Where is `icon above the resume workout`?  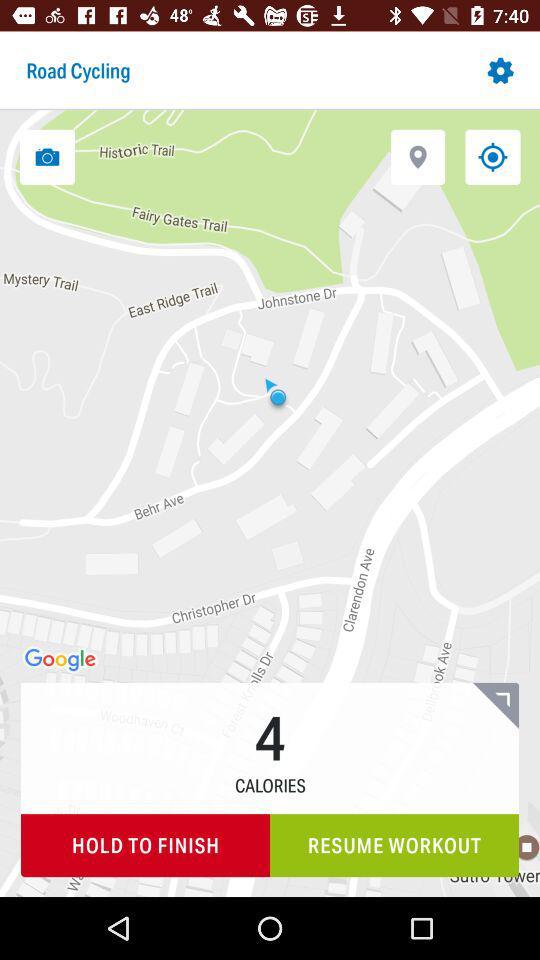 icon above the resume workout is located at coordinates (494, 705).